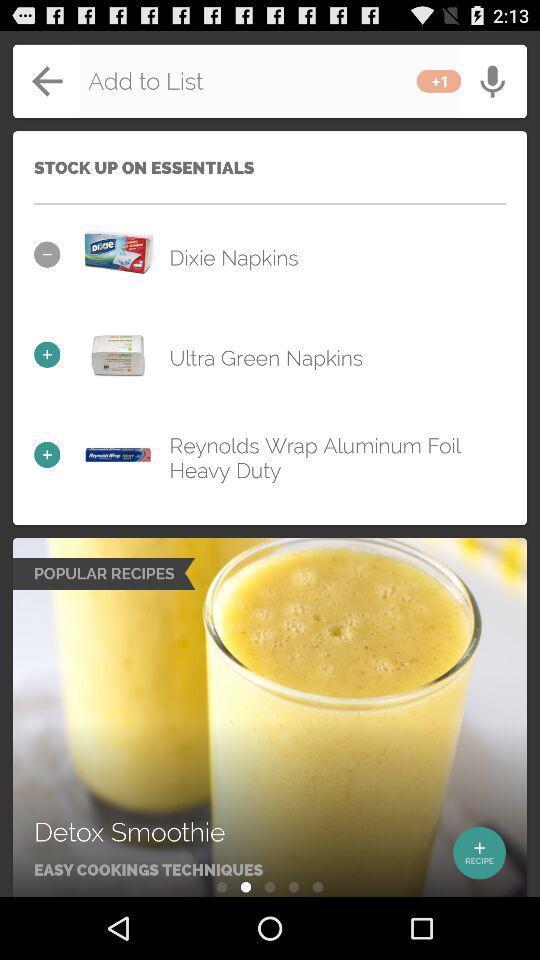 The height and width of the screenshot is (960, 540). I want to click on remove selected item, so click(118, 253).